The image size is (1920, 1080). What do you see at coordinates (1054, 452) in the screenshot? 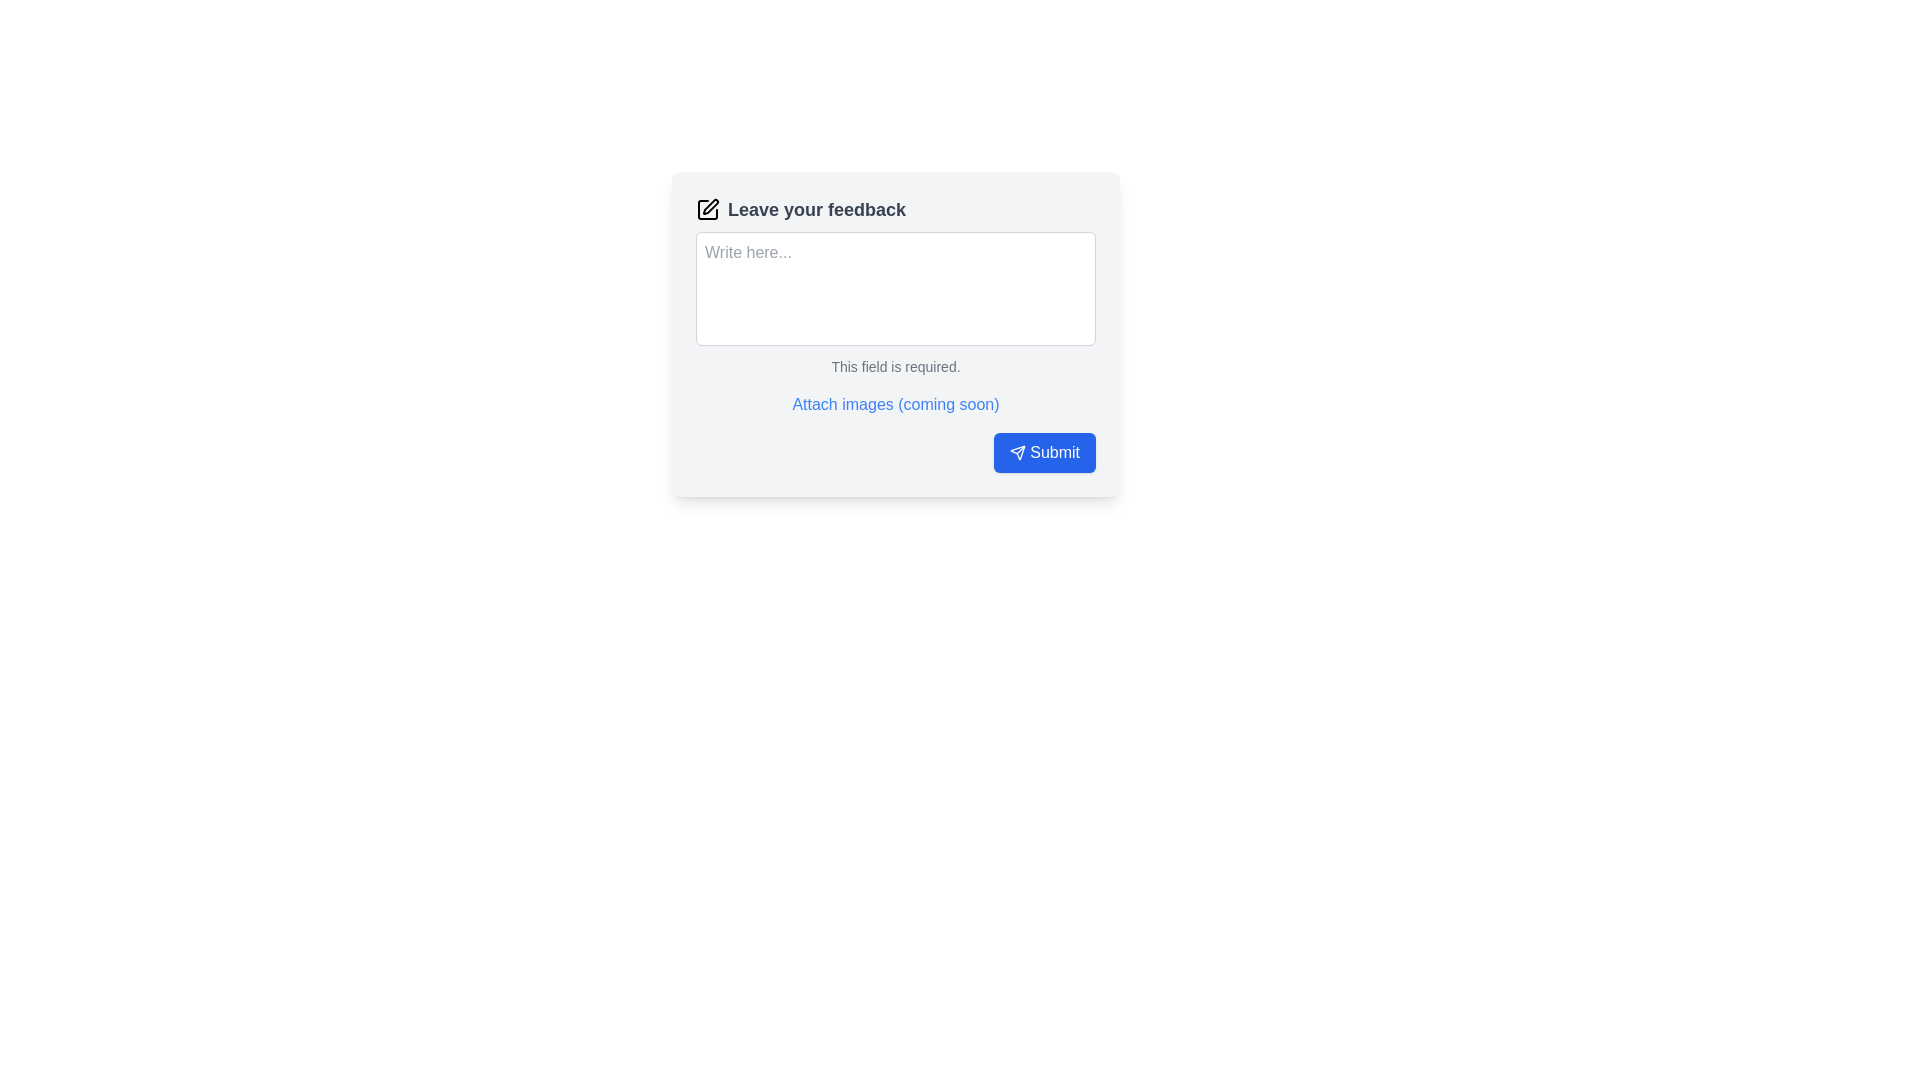
I see `the 'Submit' button located at the bottom-right section of the feedback form` at bounding box center [1054, 452].